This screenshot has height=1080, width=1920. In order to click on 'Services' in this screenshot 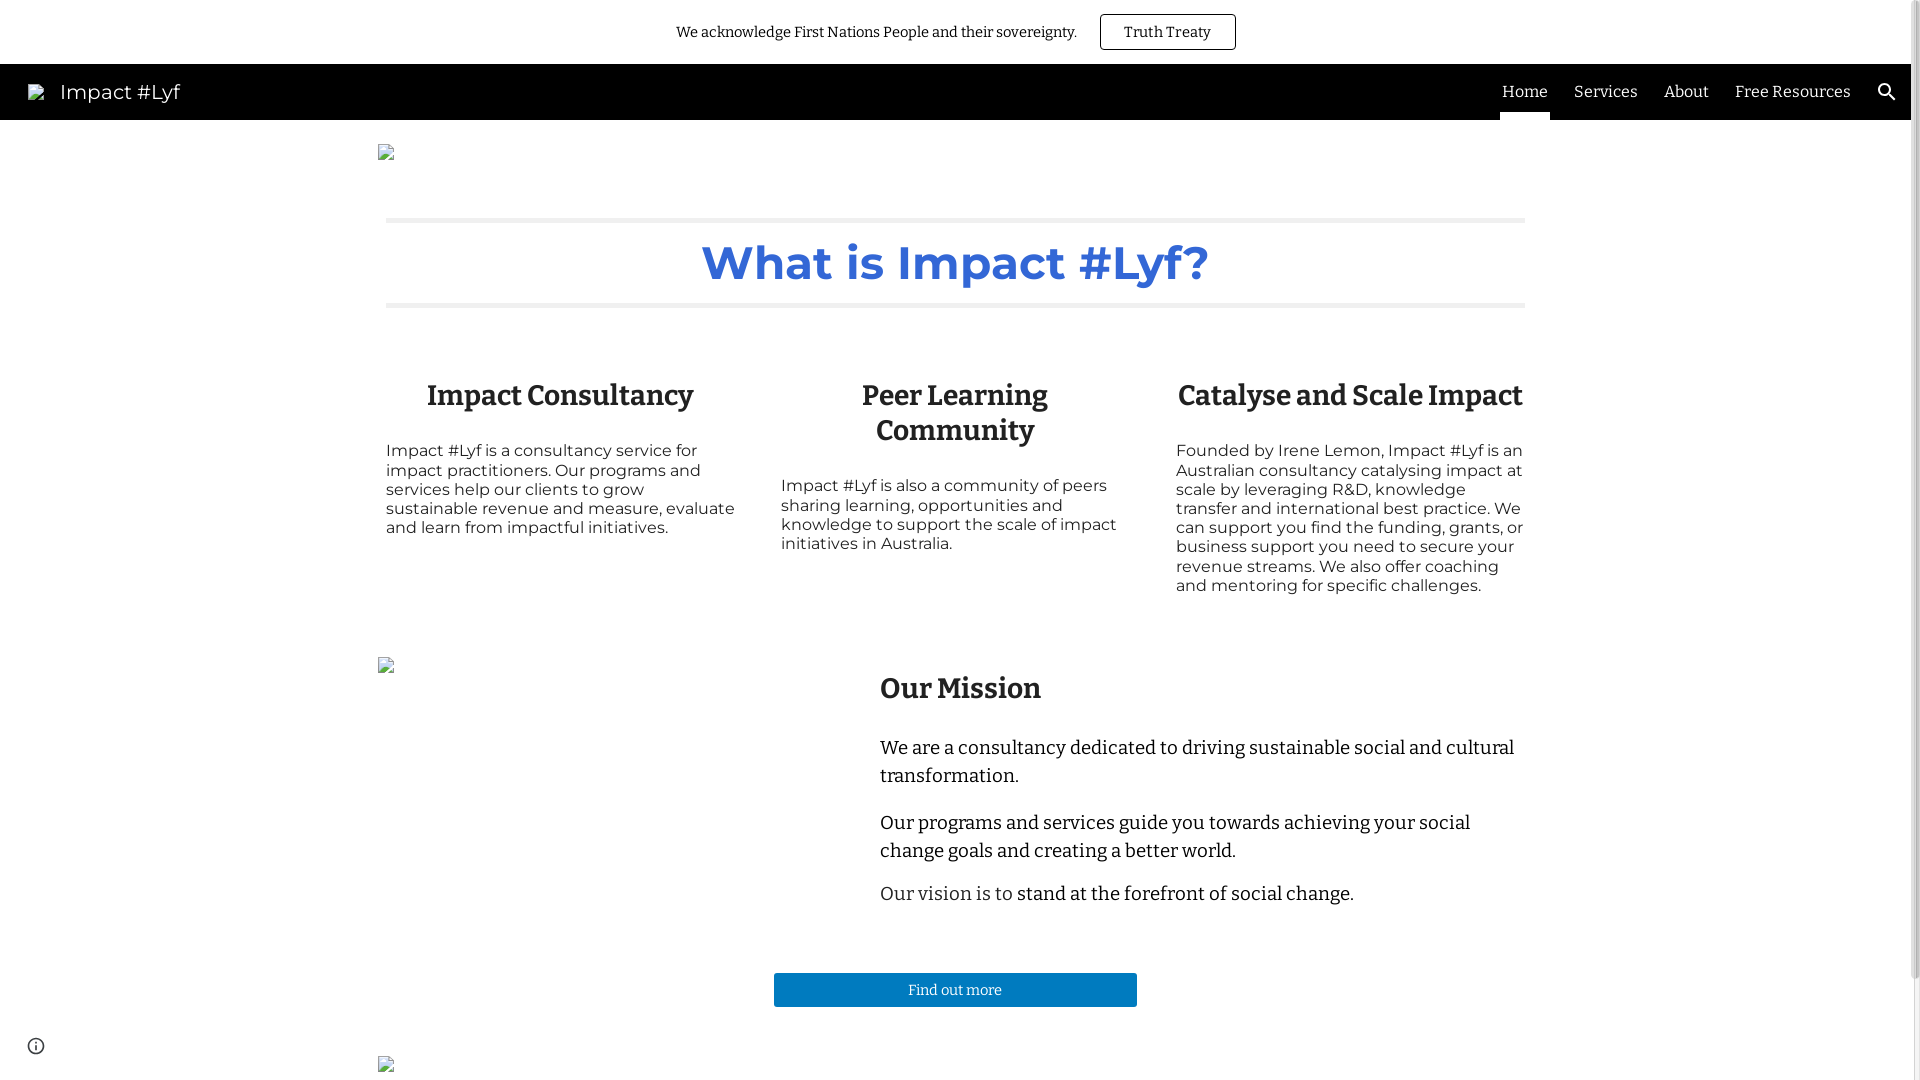, I will do `click(1606, 92)`.